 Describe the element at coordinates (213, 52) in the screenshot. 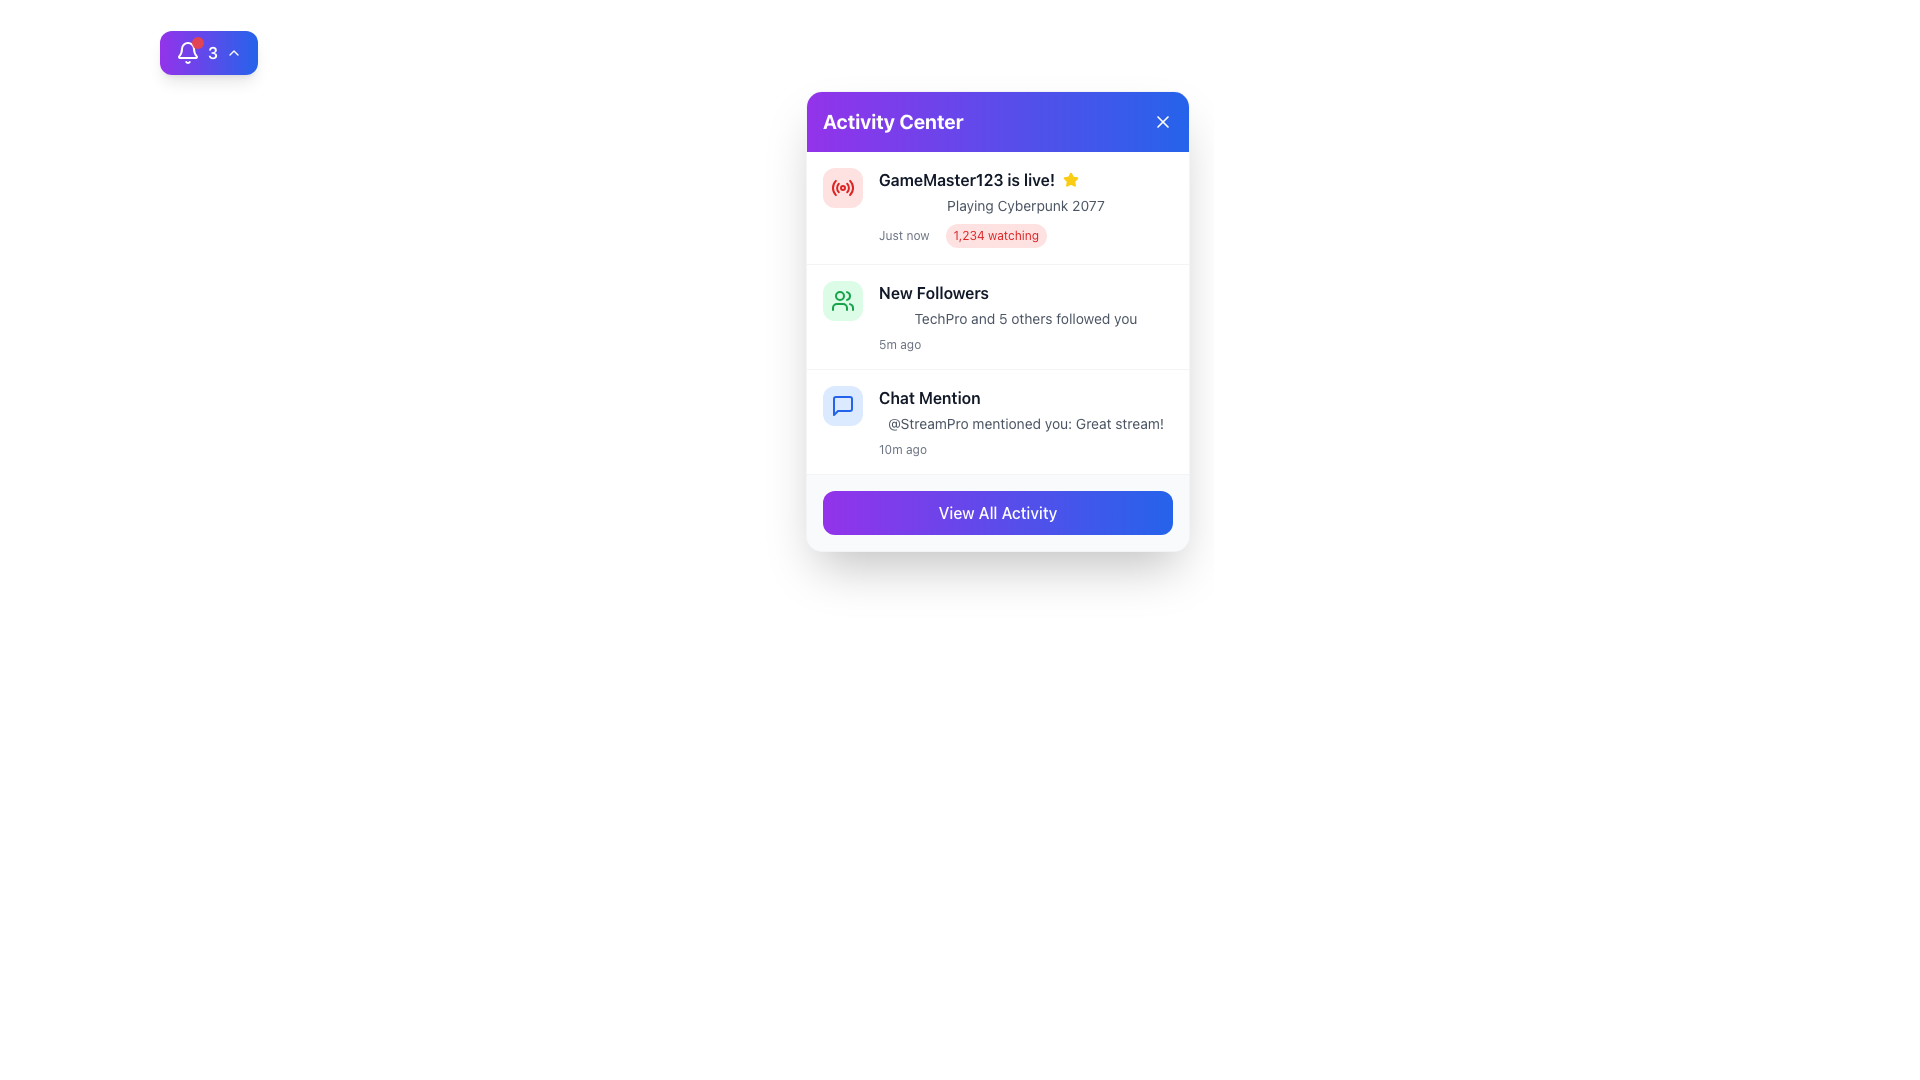

I see `text content of the Text Label displaying the numeral '3', which is styled in bold white font and positioned within a button-like component with a gradient color from purple to blue` at that location.